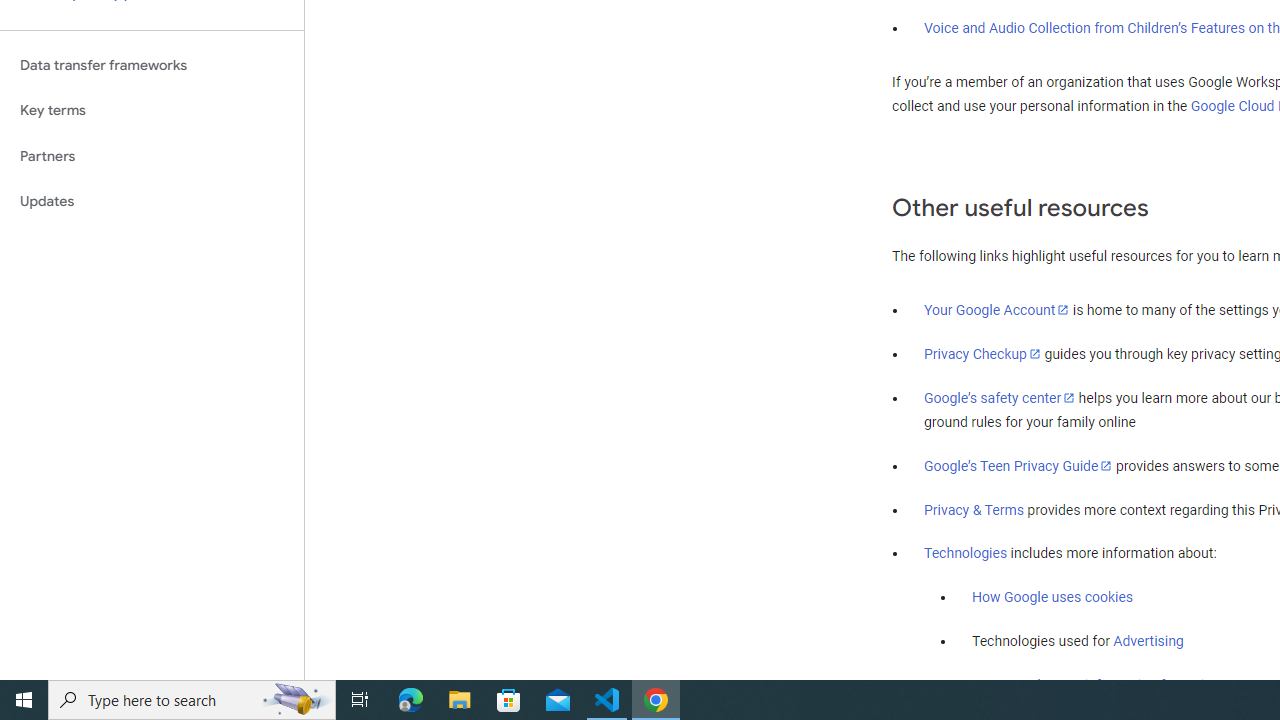 This screenshot has width=1280, height=720. Describe the element at coordinates (974, 509) in the screenshot. I see `'Privacy & Terms'` at that location.